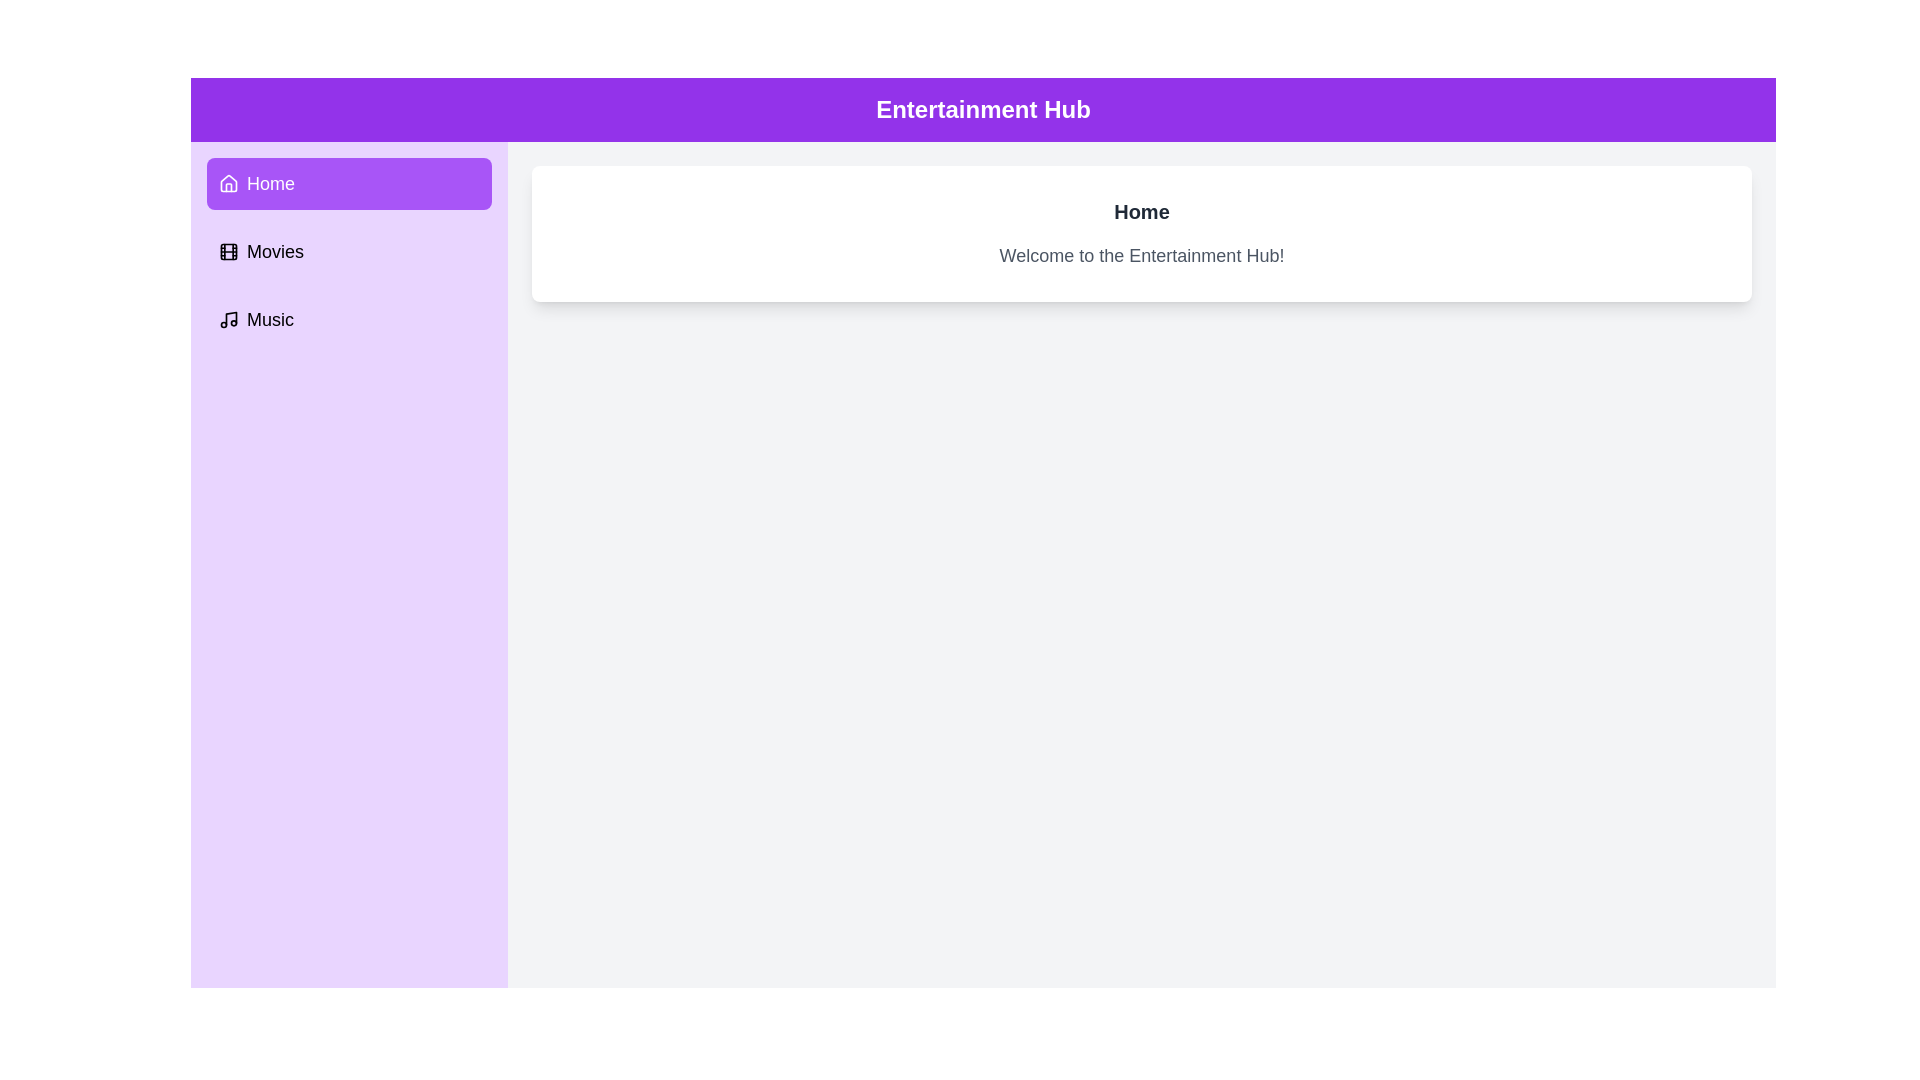  I want to click on the Music tab to switch to its content, so click(349, 319).